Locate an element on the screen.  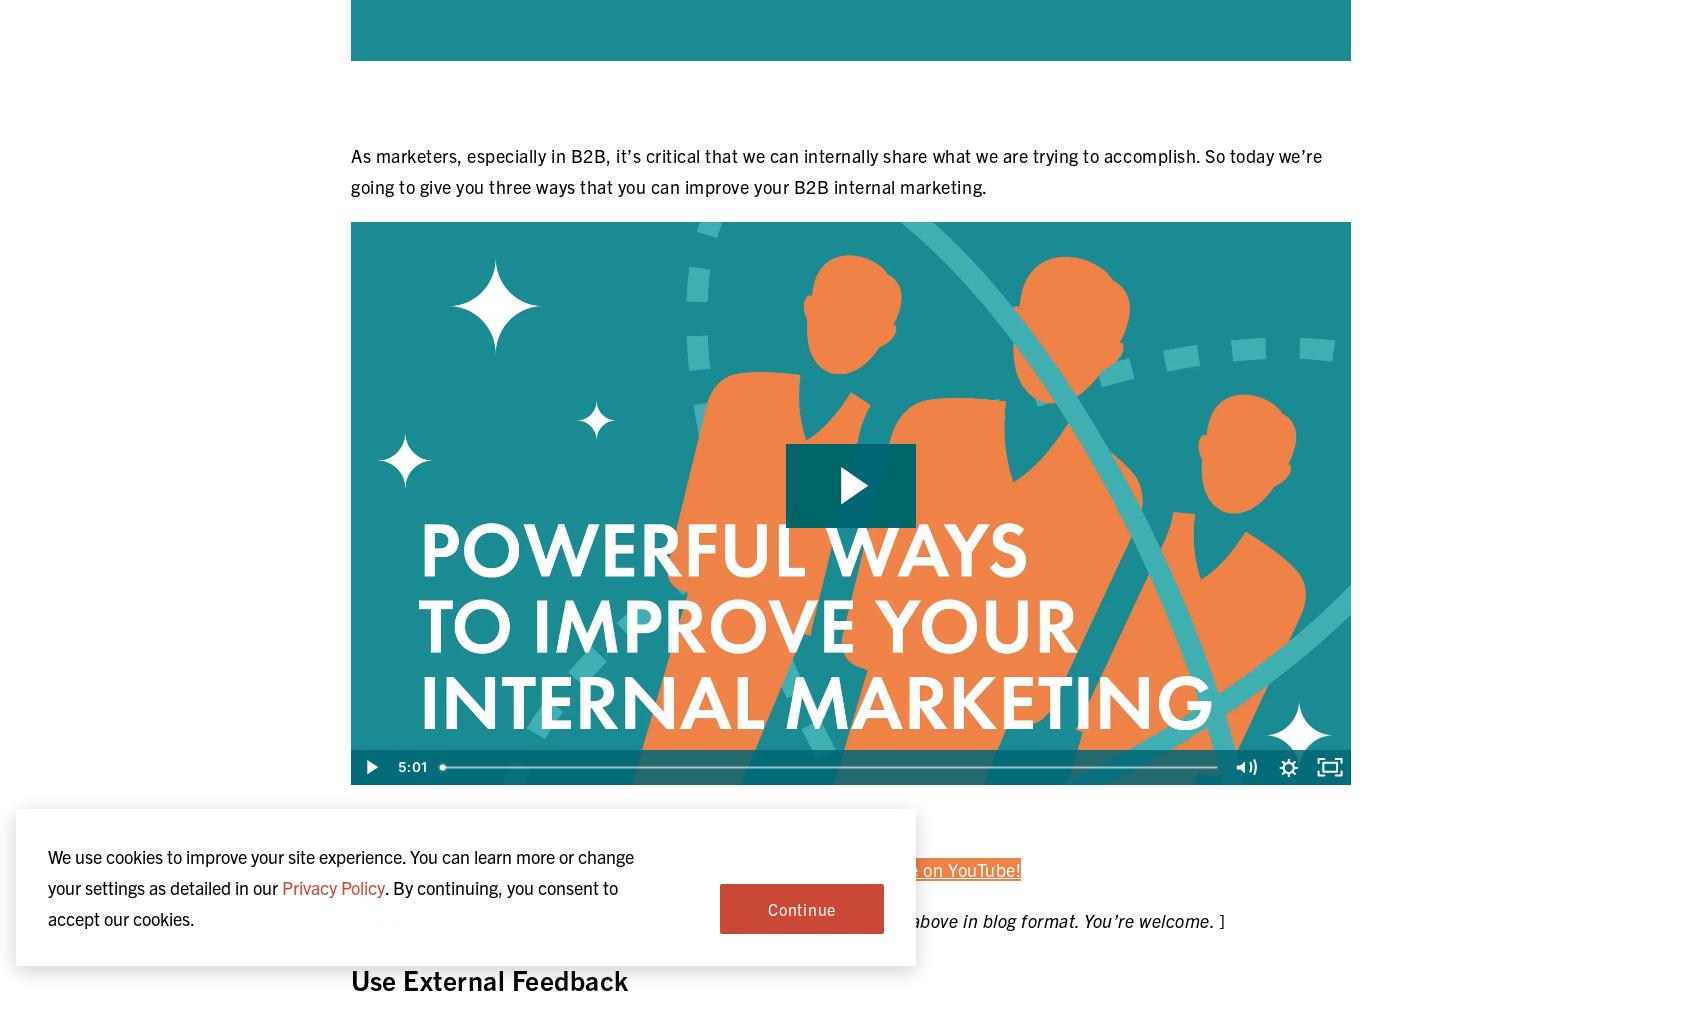
'We use cookies to improve your site experience.
You can learn more or change your settings as detailed
in our' is located at coordinates (341, 872).